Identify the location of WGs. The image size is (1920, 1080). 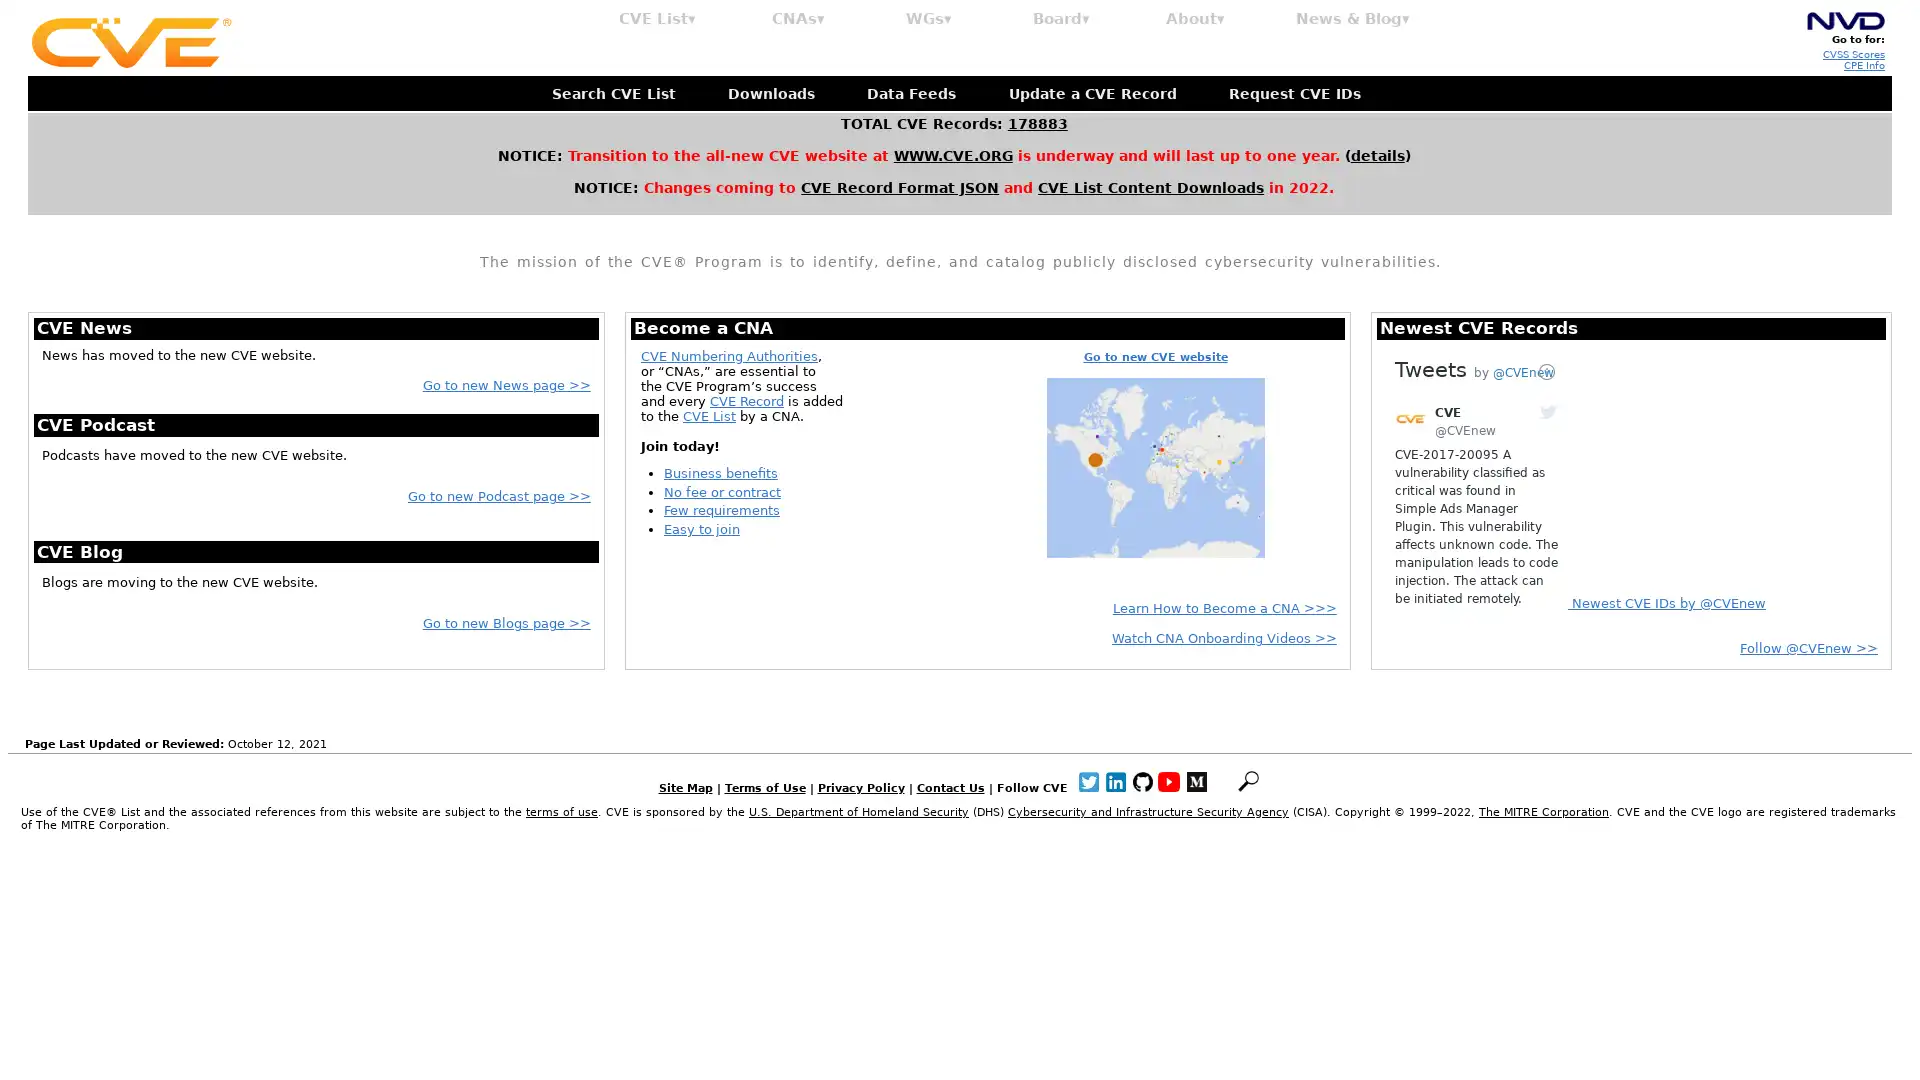
(928, 19).